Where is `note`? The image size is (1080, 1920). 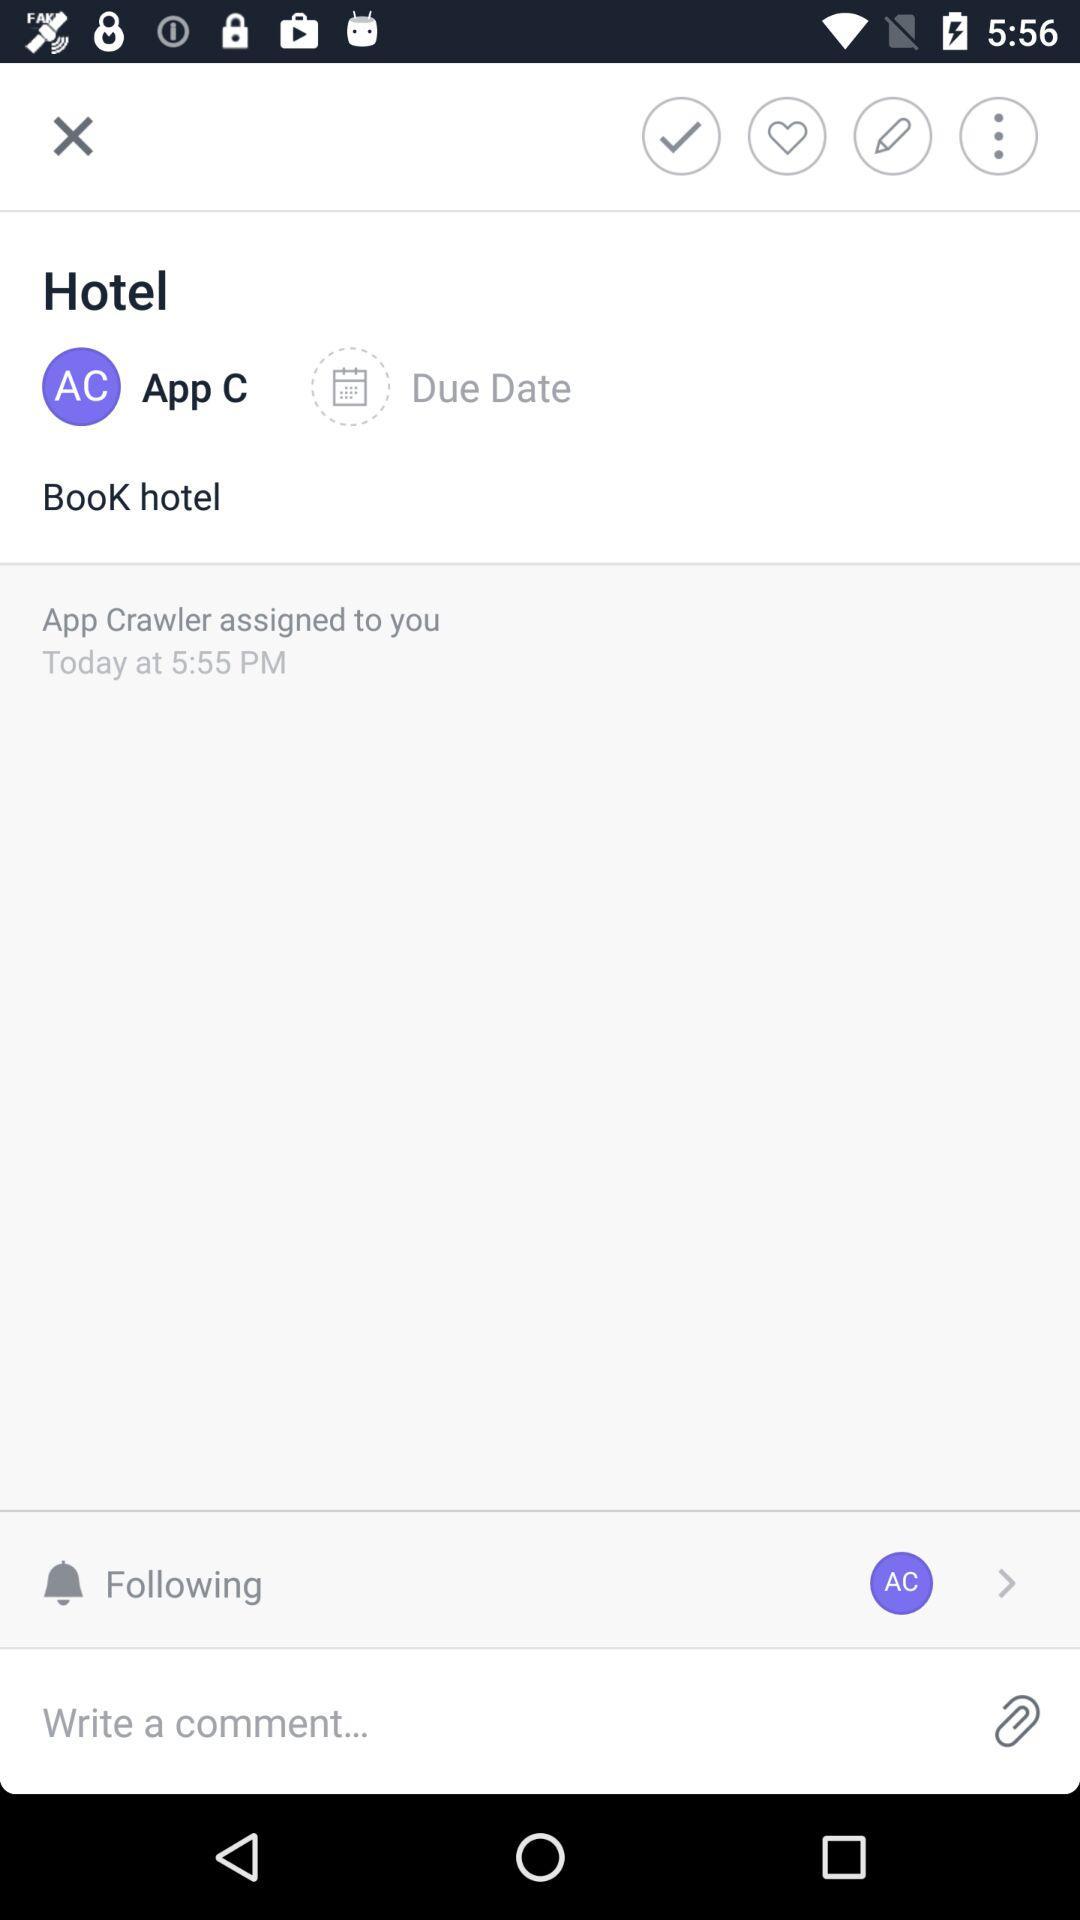
note is located at coordinates (898, 135).